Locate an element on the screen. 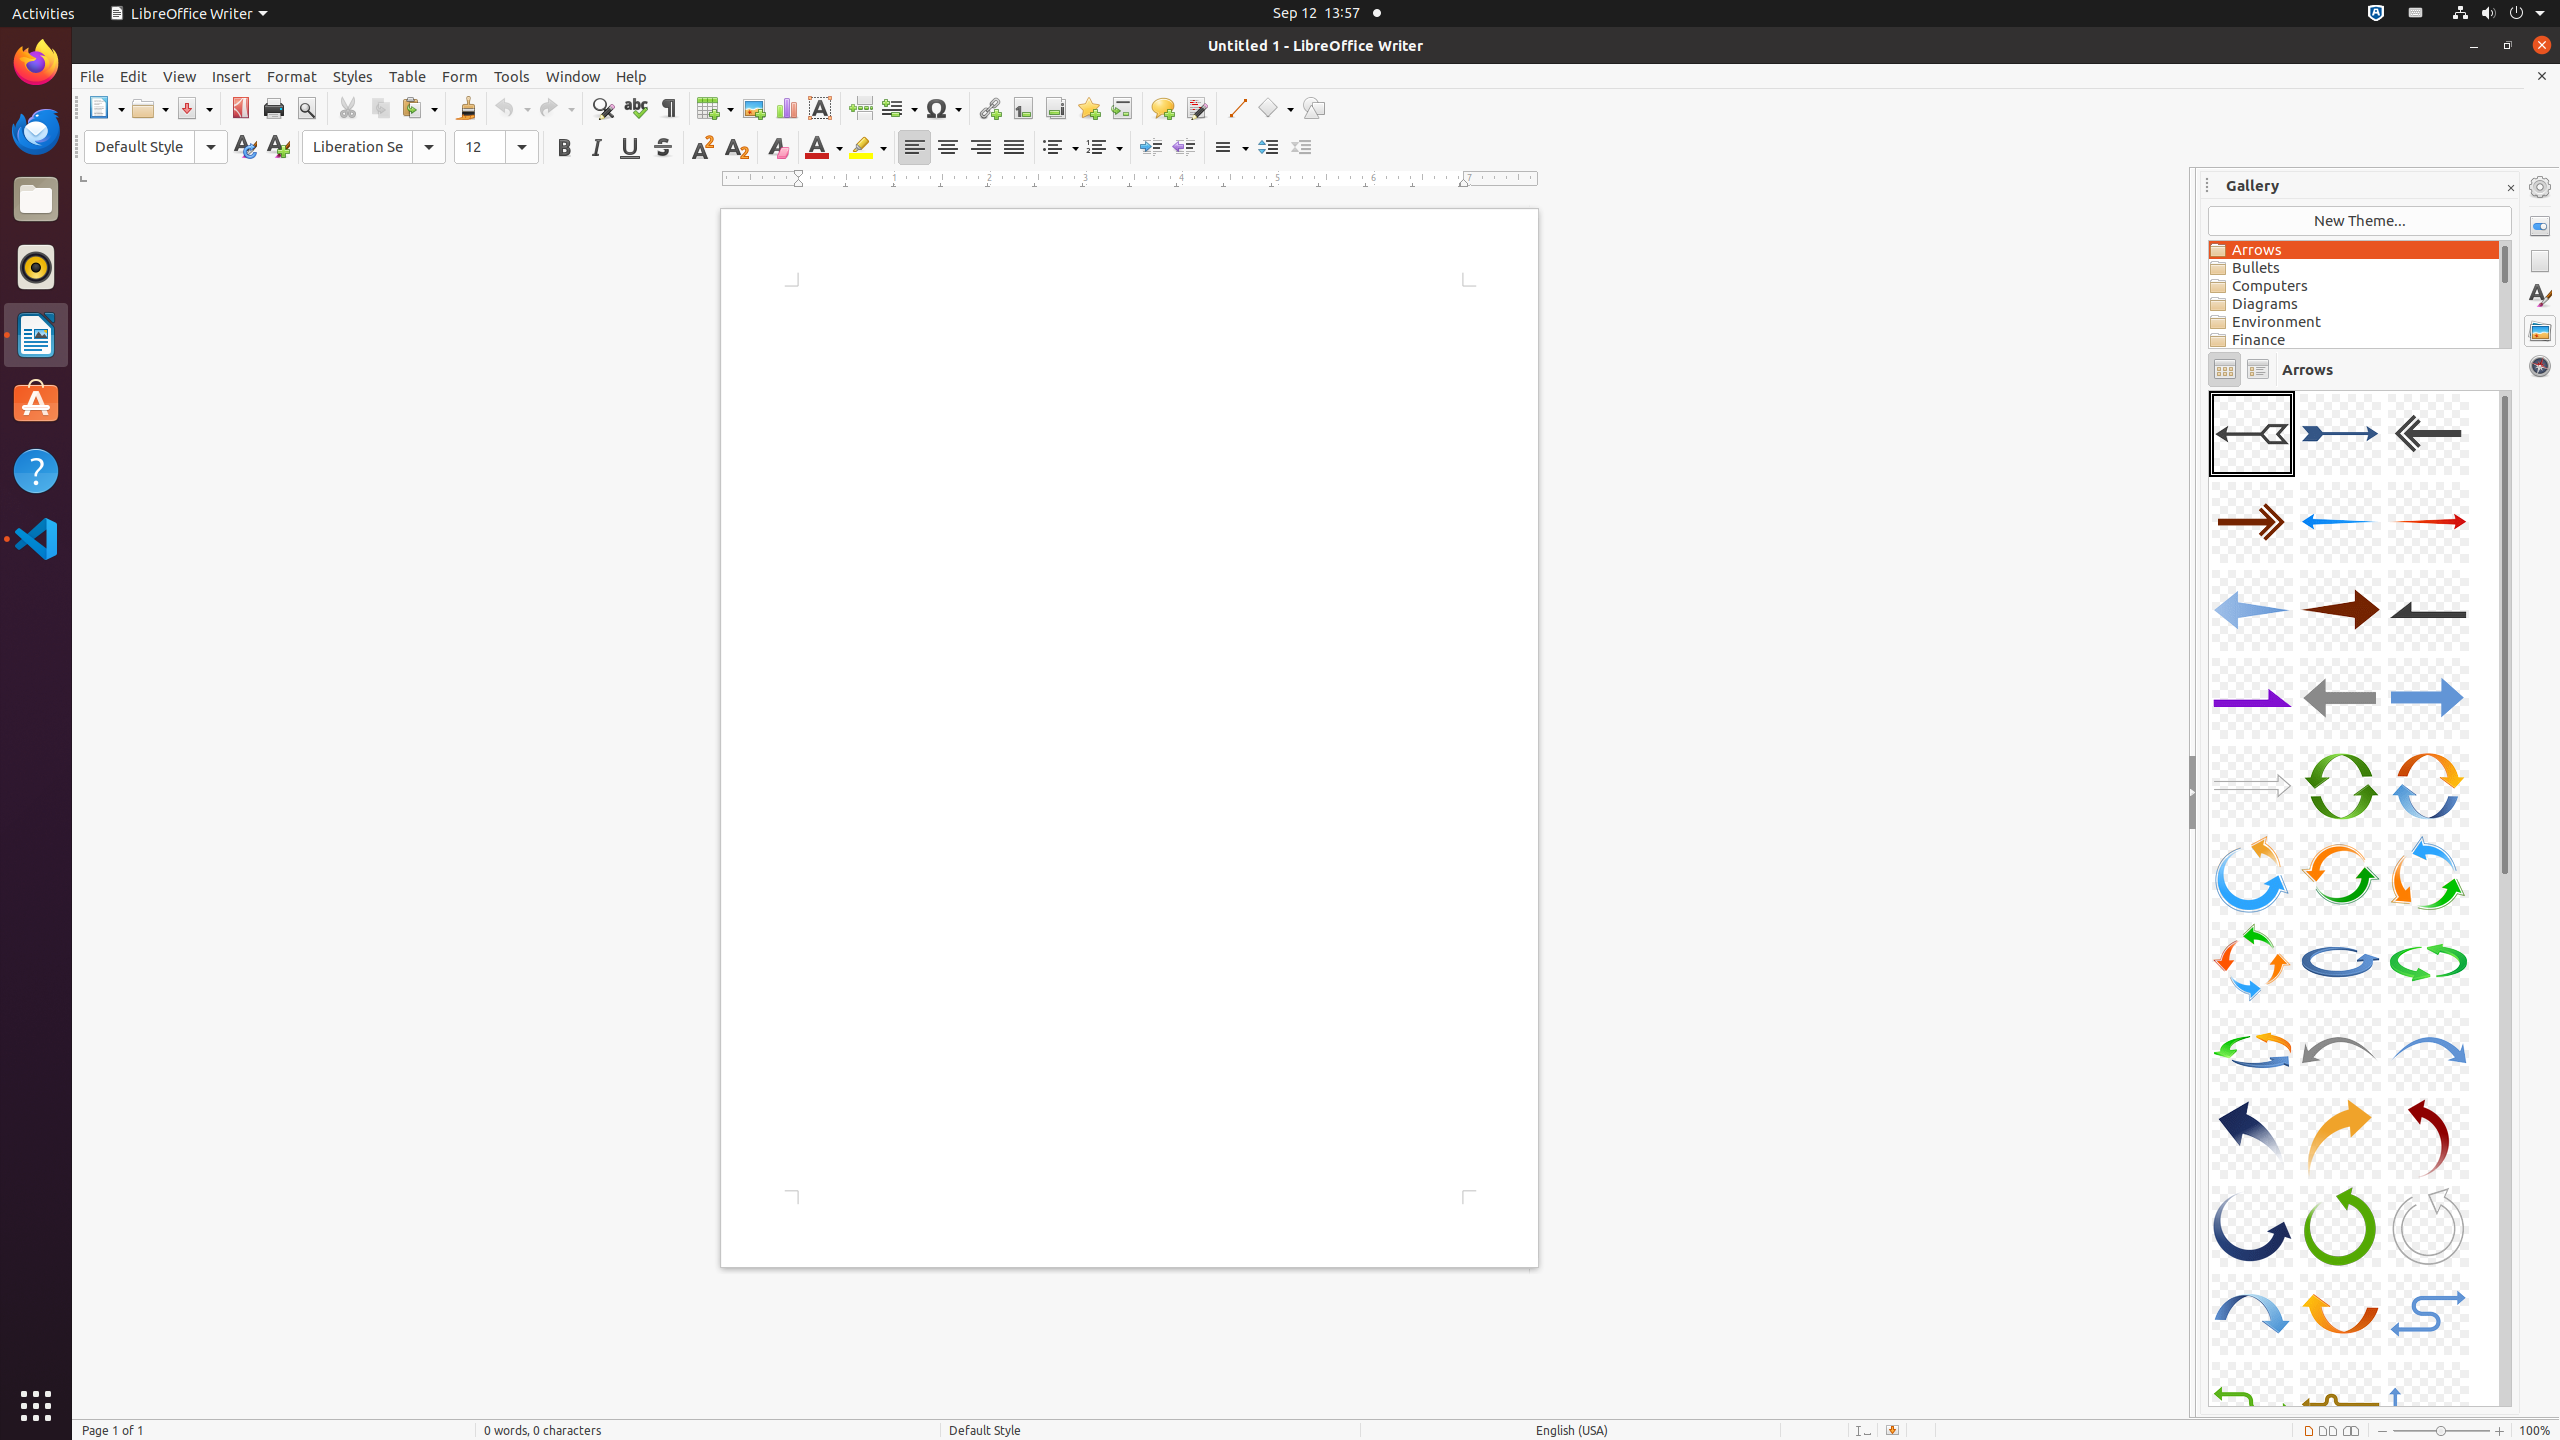 The height and width of the screenshot is (1440, 2560). 'Styles' is located at coordinates (352, 76).